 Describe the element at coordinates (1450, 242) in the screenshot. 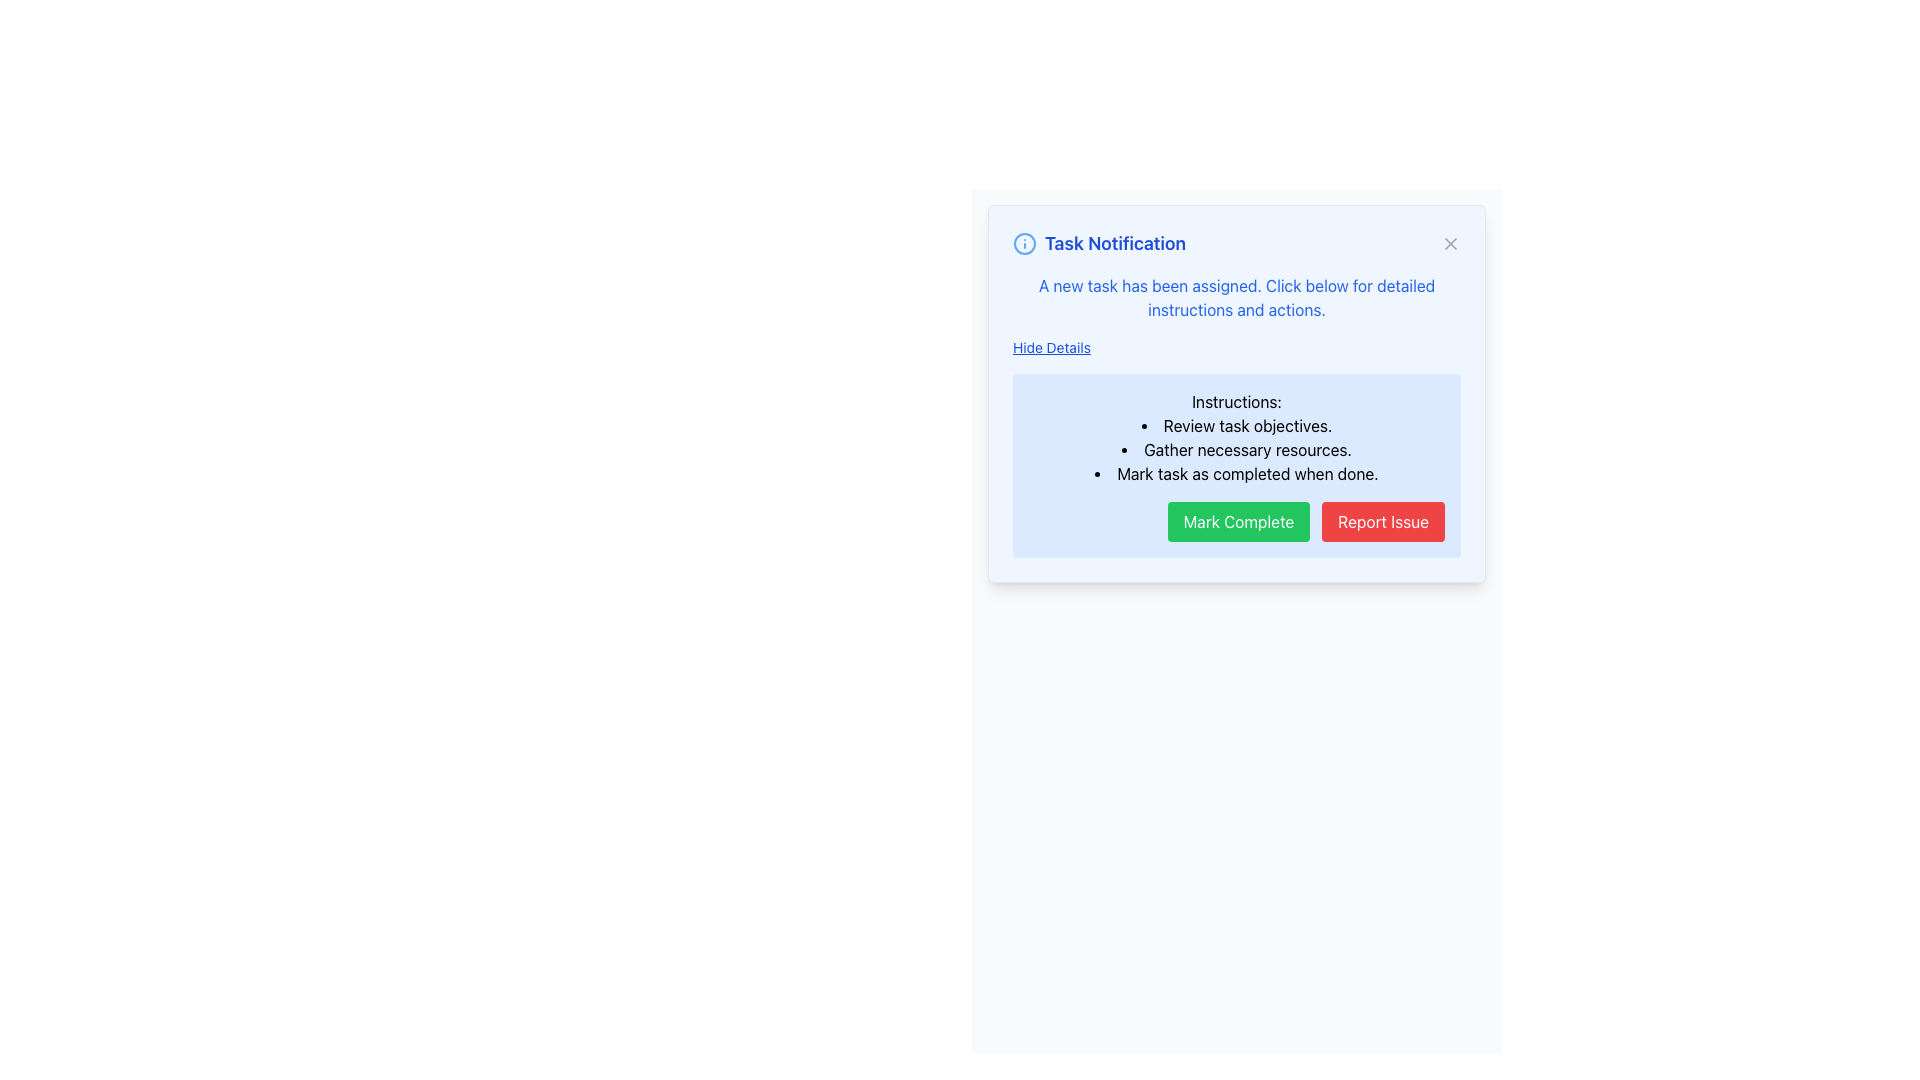

I see `the gray 'X' icon at the far right side of the 'Task Notification' header` at that location.